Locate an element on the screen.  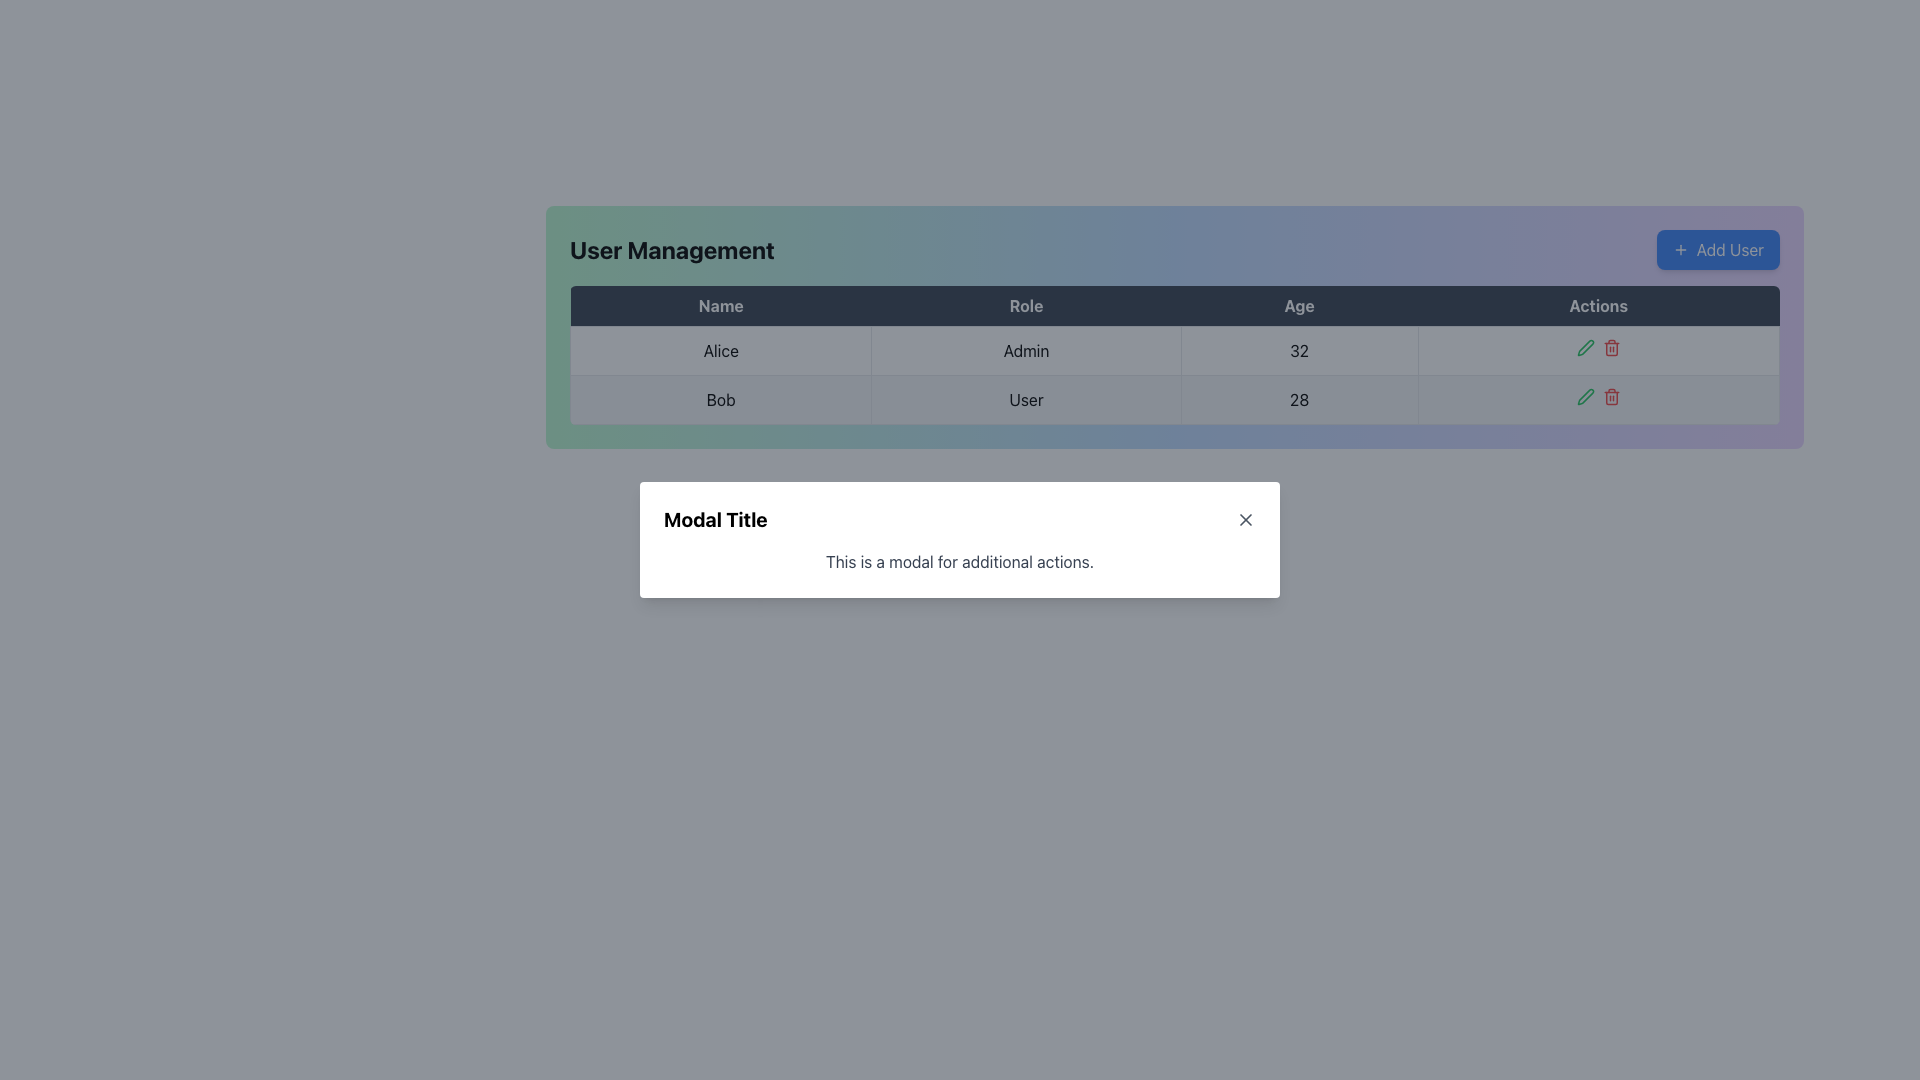
the edit icon button located is located at coordinates (1584, 397).